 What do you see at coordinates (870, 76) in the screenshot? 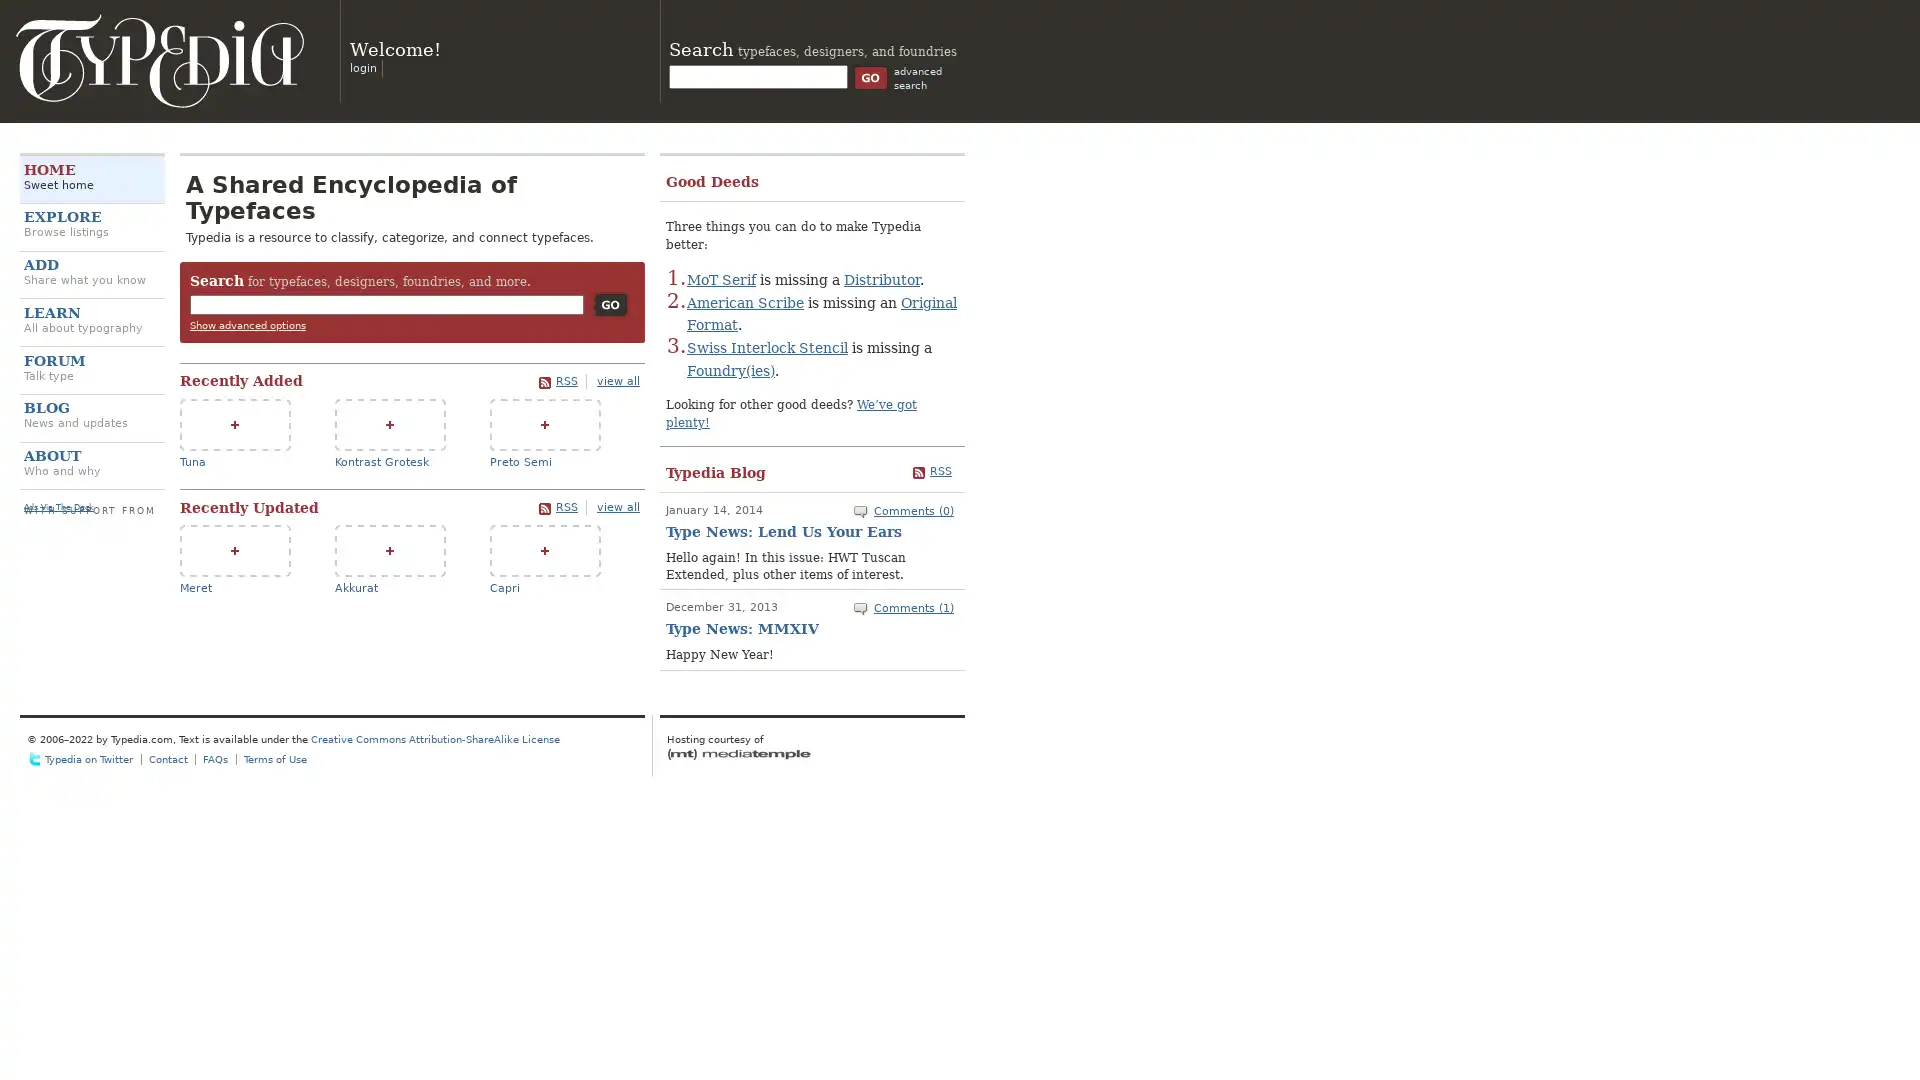
I see `Go` at bounding box center [870, 76].